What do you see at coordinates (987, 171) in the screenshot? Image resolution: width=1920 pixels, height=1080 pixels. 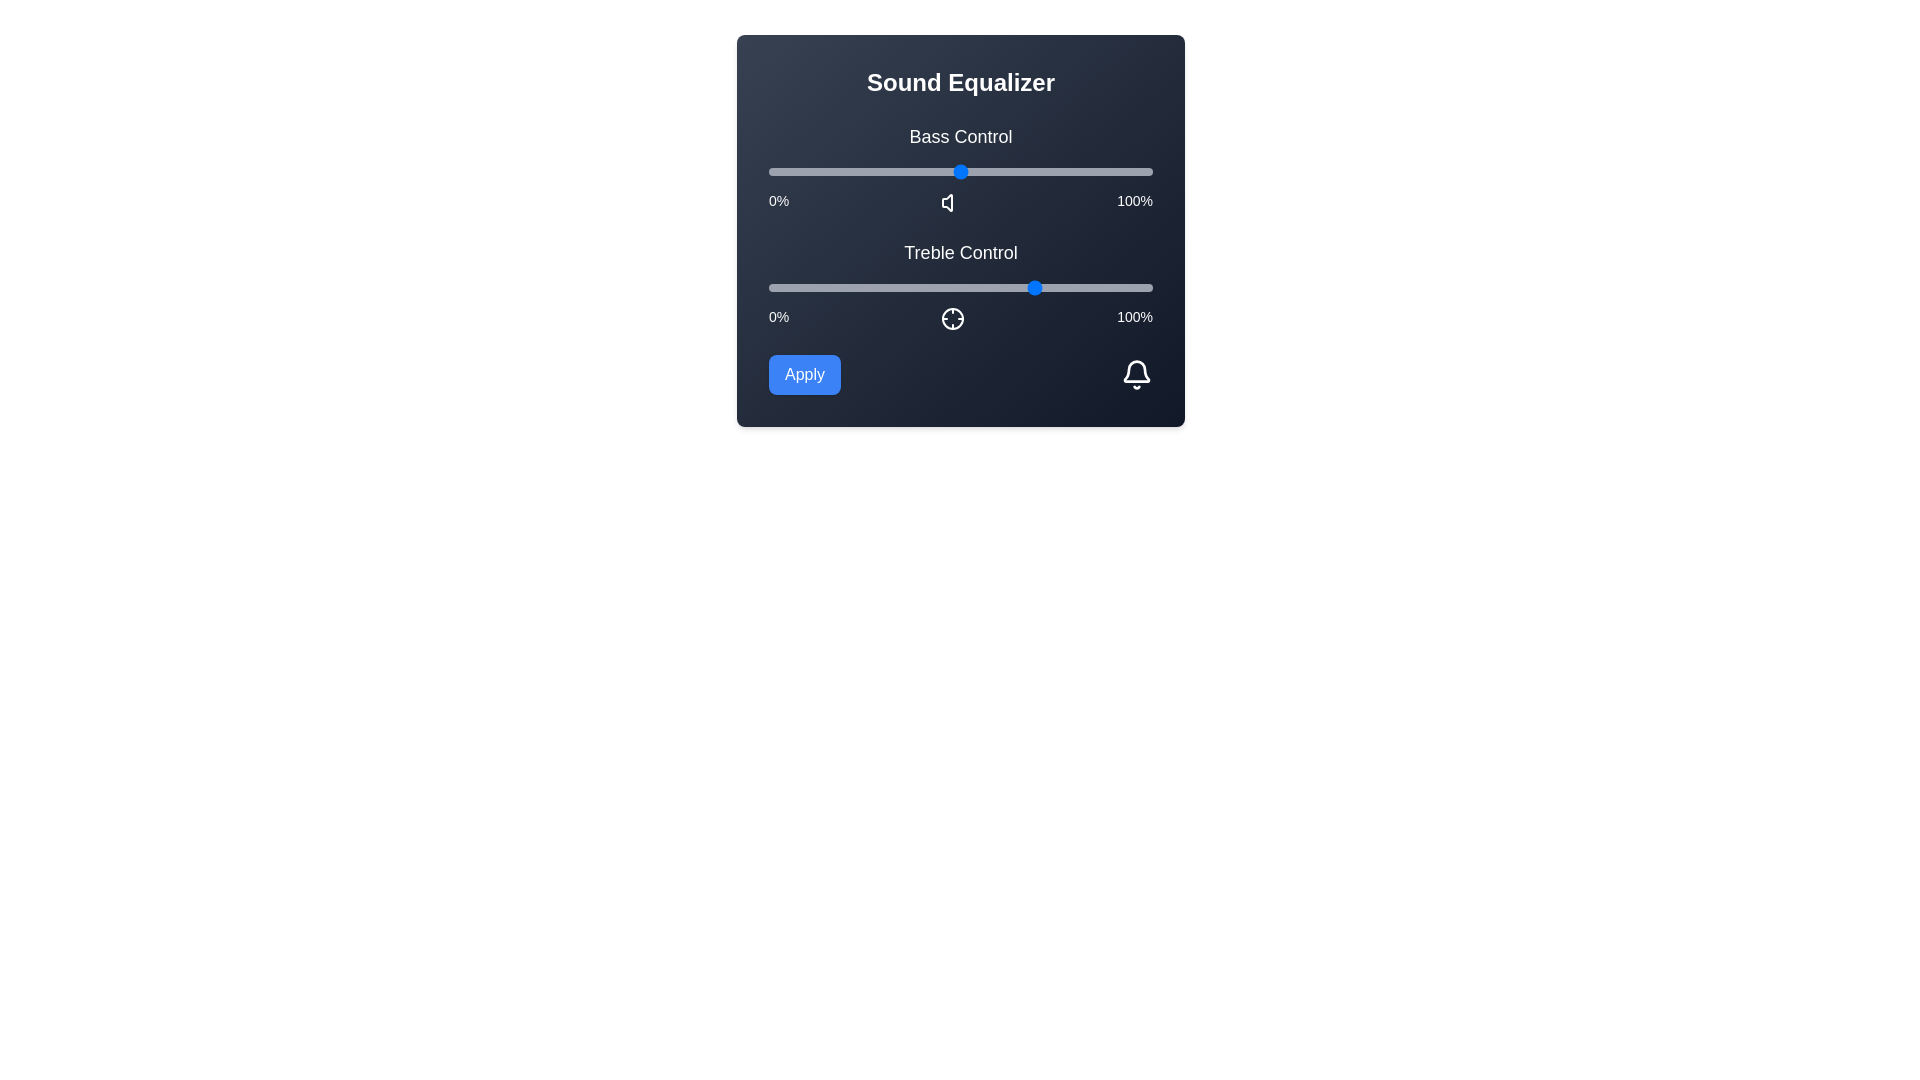 I see `the bass control slider to 57%` at bounding box center [987, 171].